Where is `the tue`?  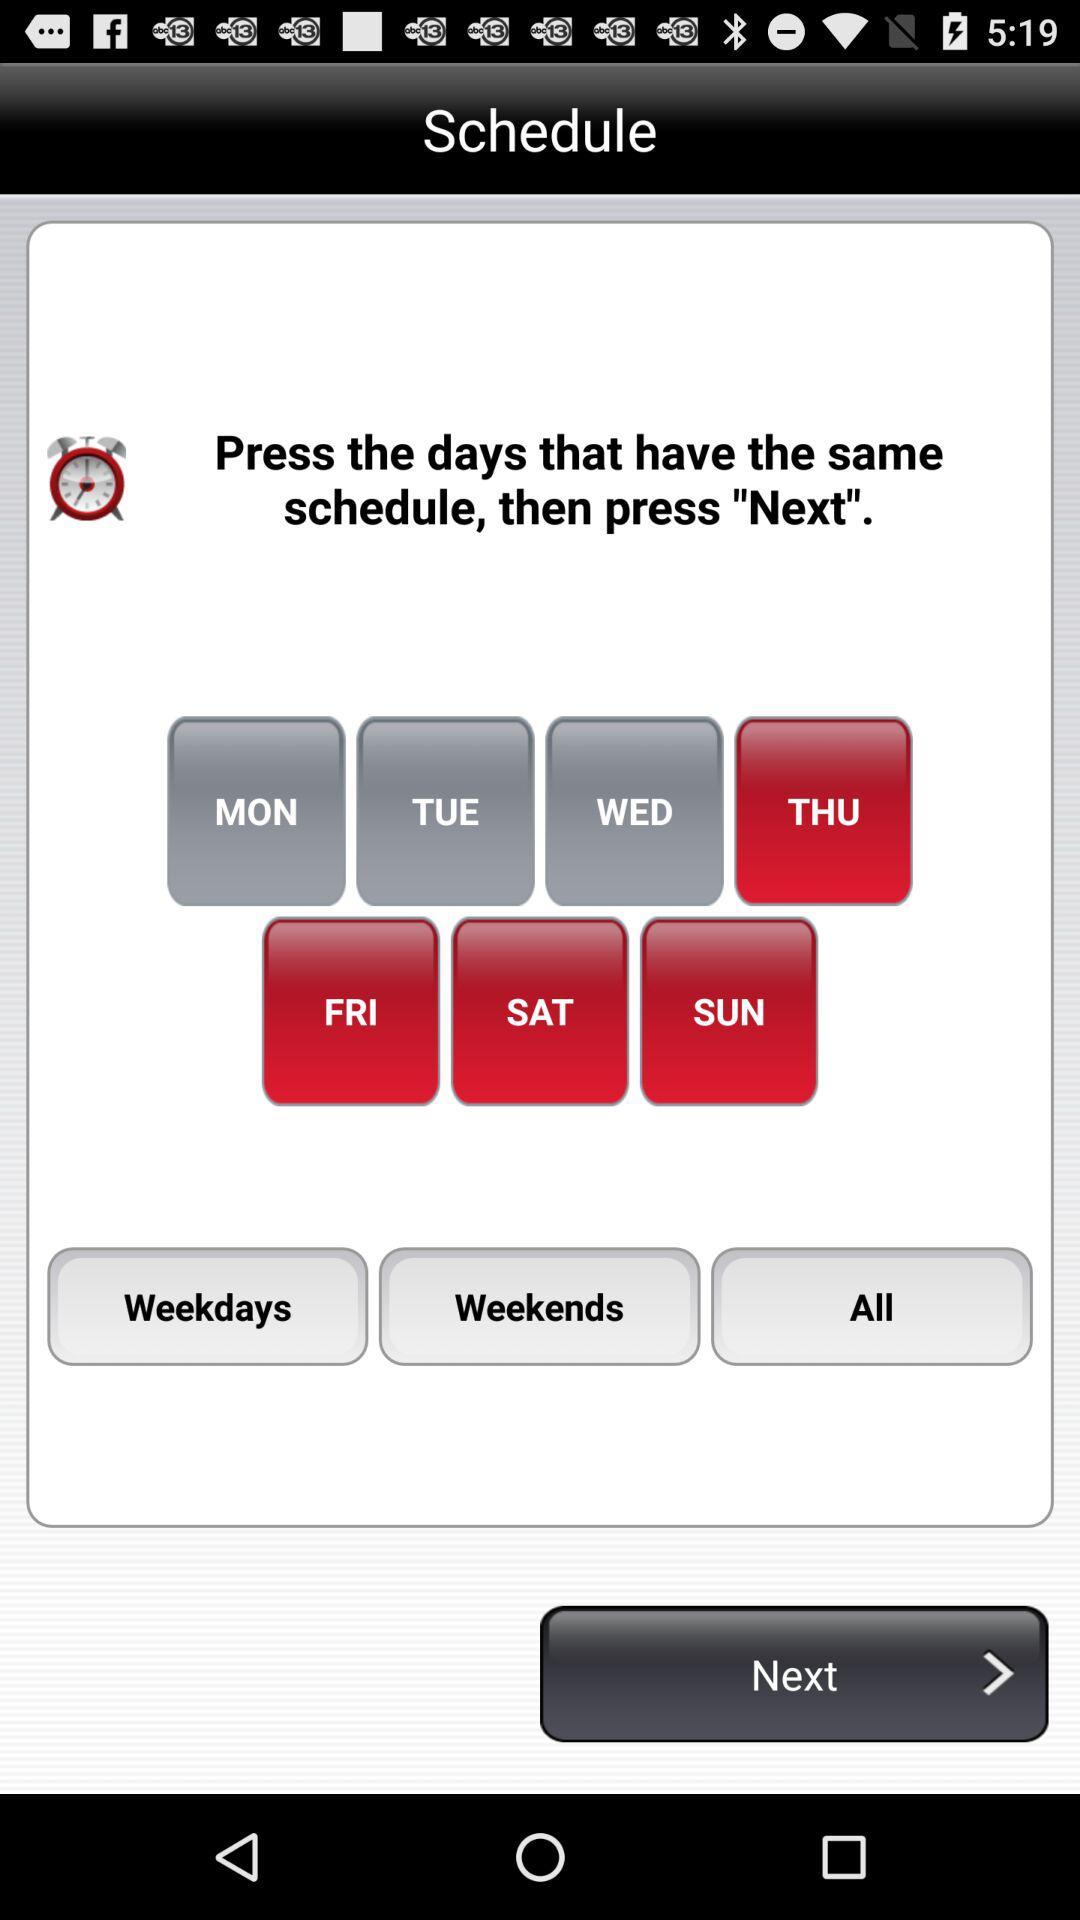 the tue is located at coordinates (444, 811).